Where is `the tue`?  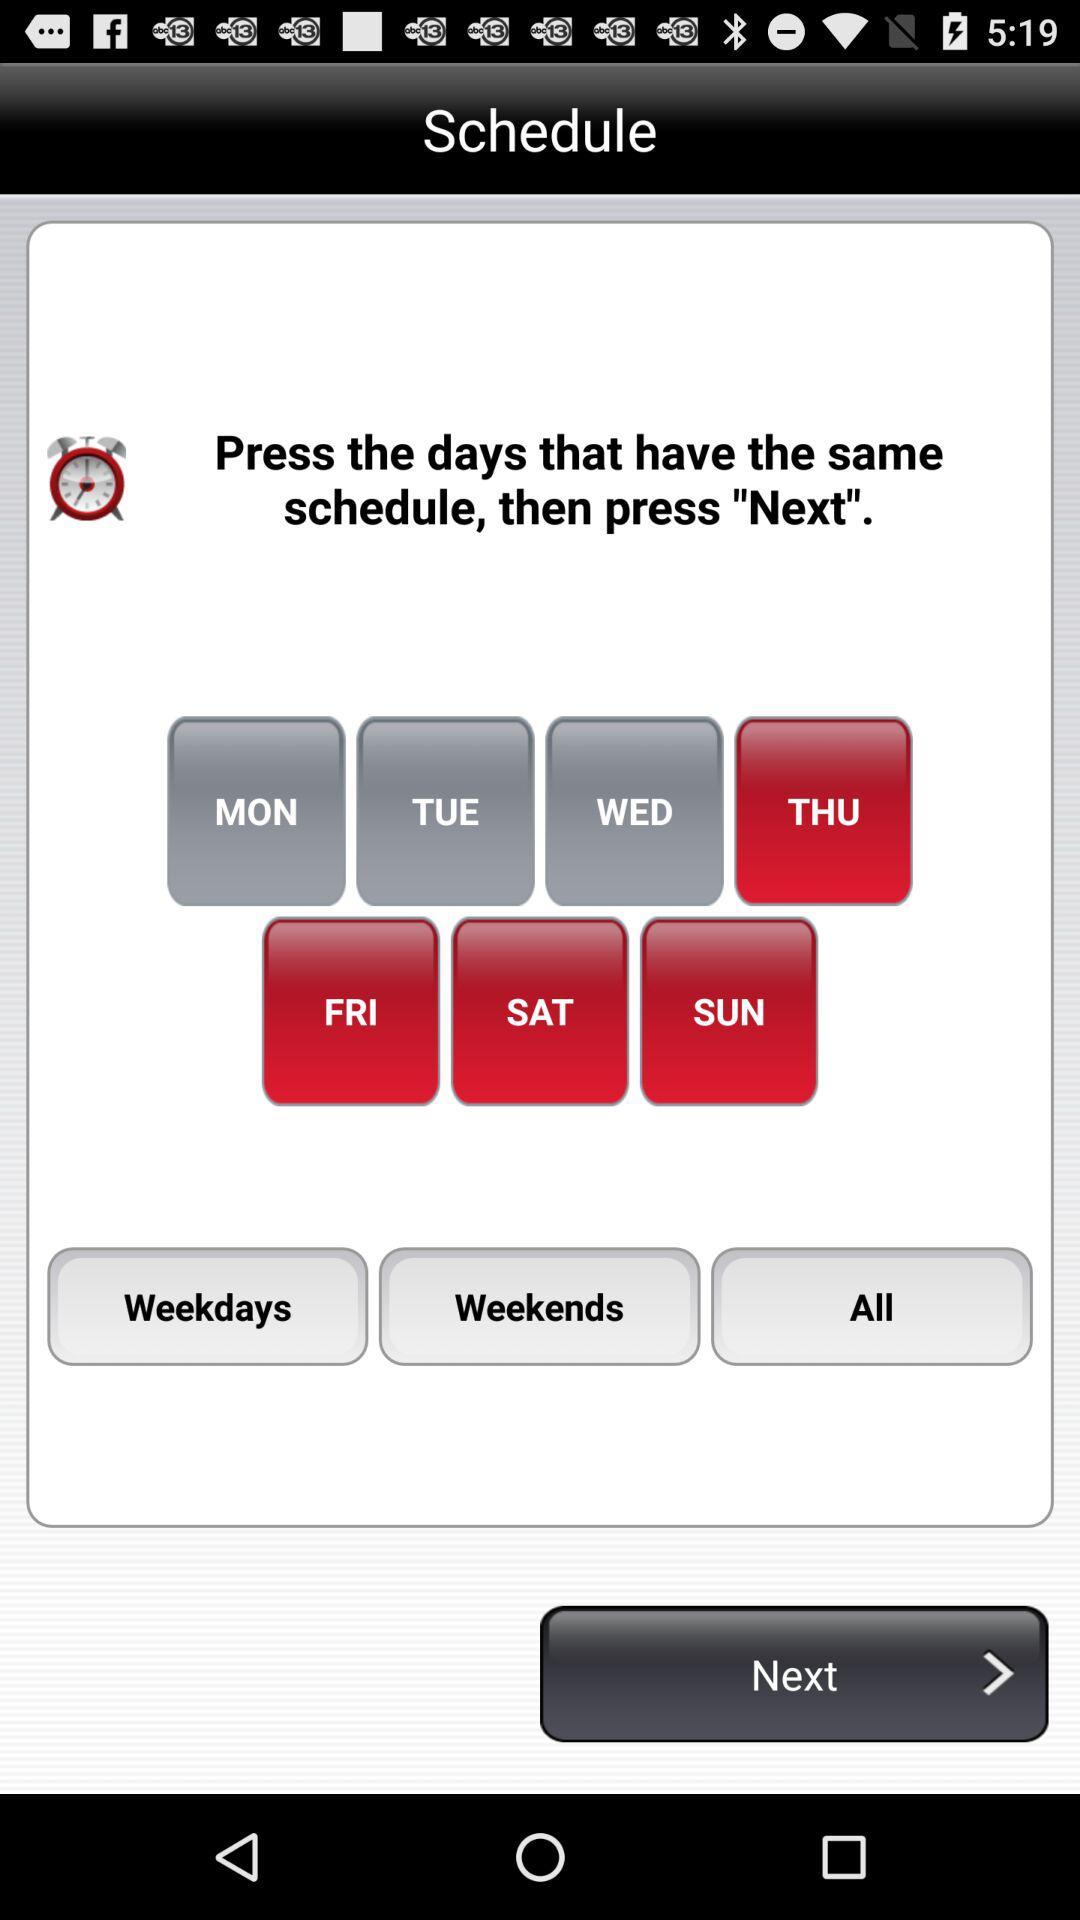 the tue is located at coordinates (444, 811).